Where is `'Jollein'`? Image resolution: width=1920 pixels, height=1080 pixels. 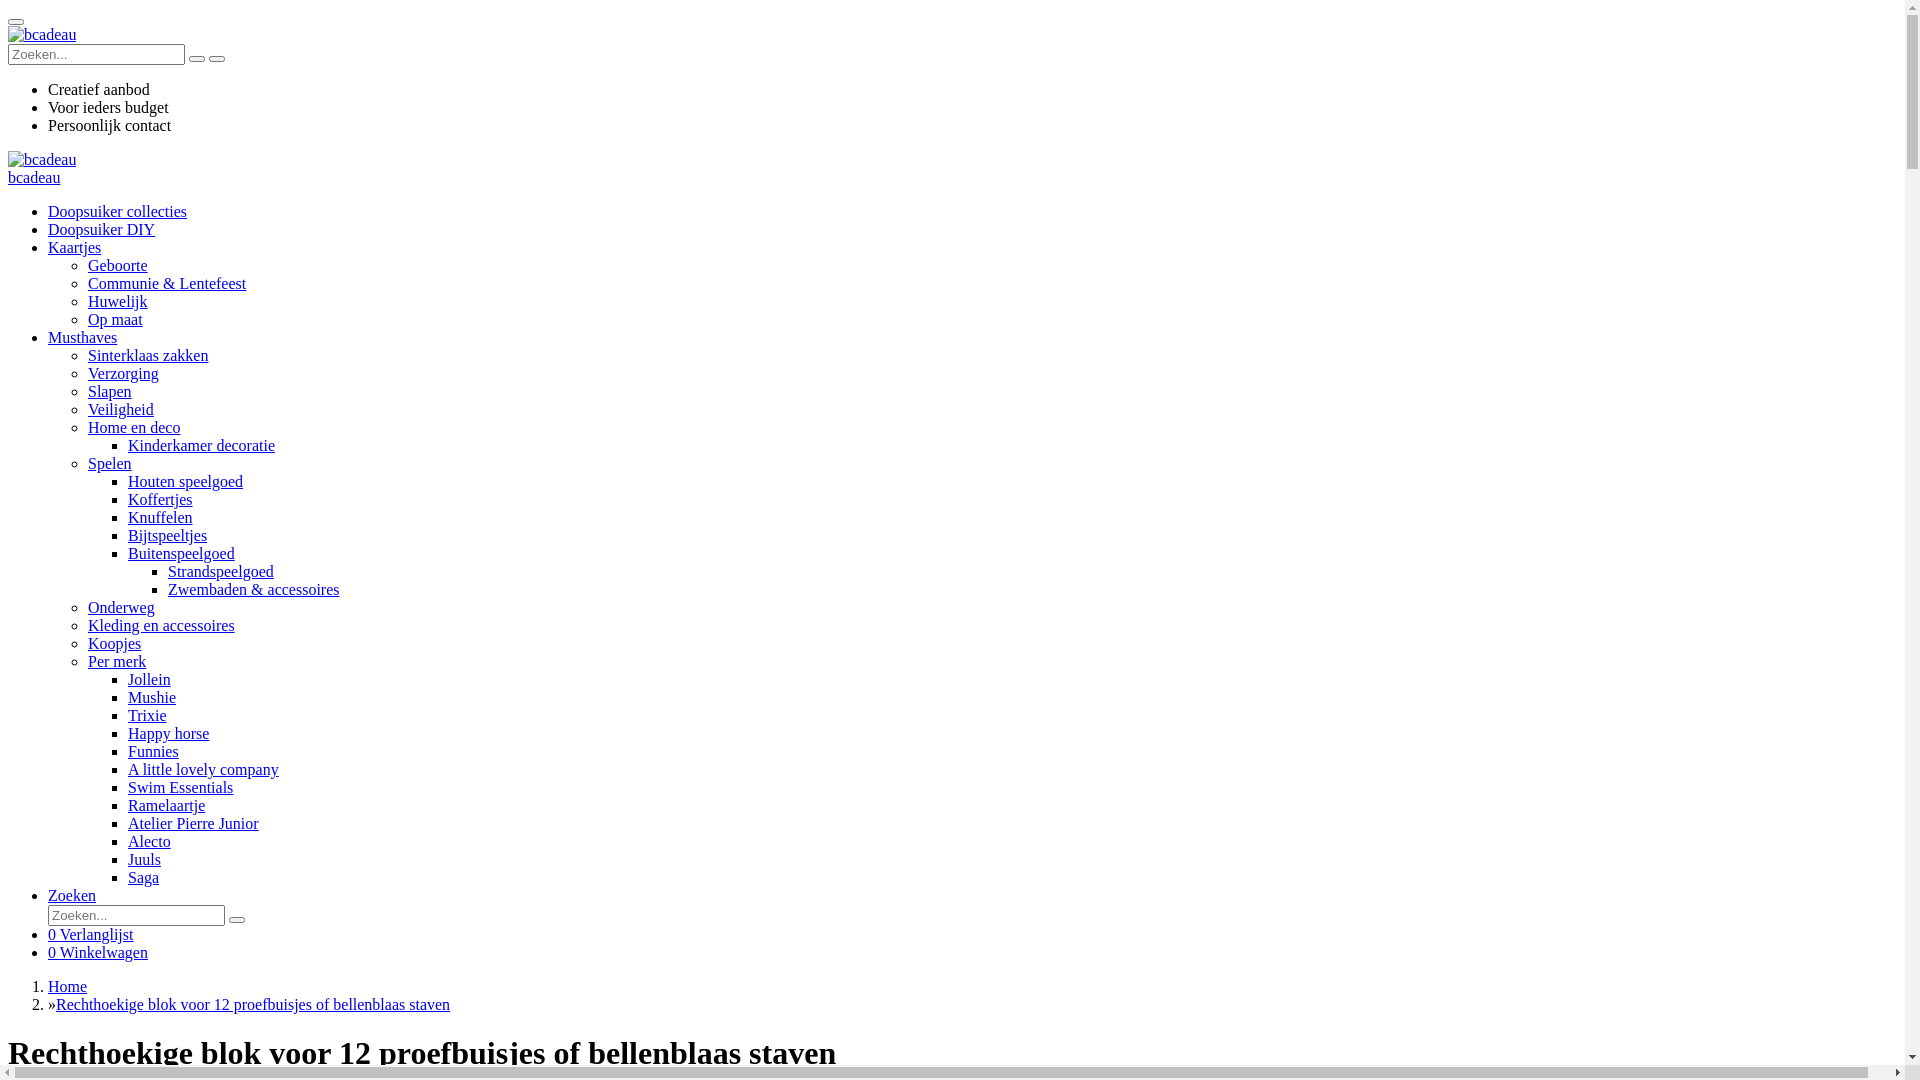
'Jollein' is located at coordinates (148, 678).